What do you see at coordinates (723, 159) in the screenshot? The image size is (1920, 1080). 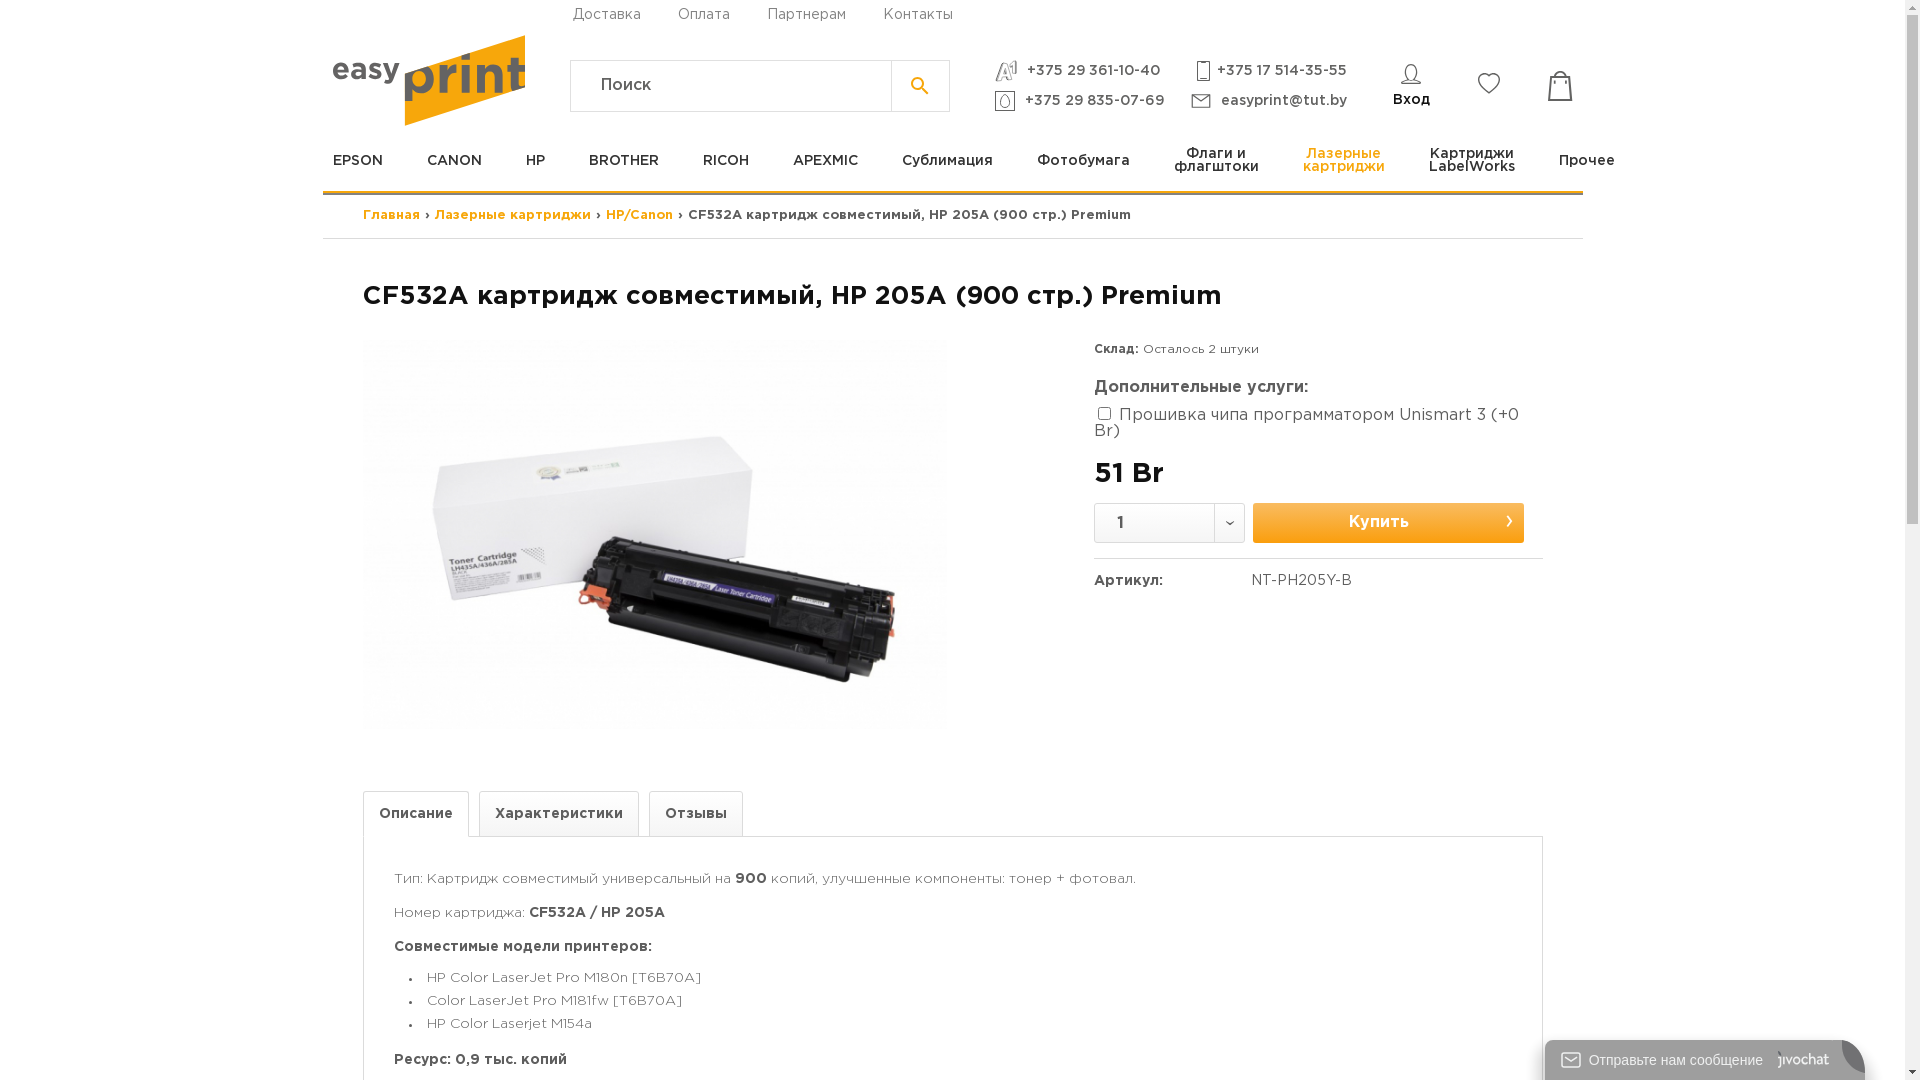 I see `'RICOH'` at bounding box center [723, 159].